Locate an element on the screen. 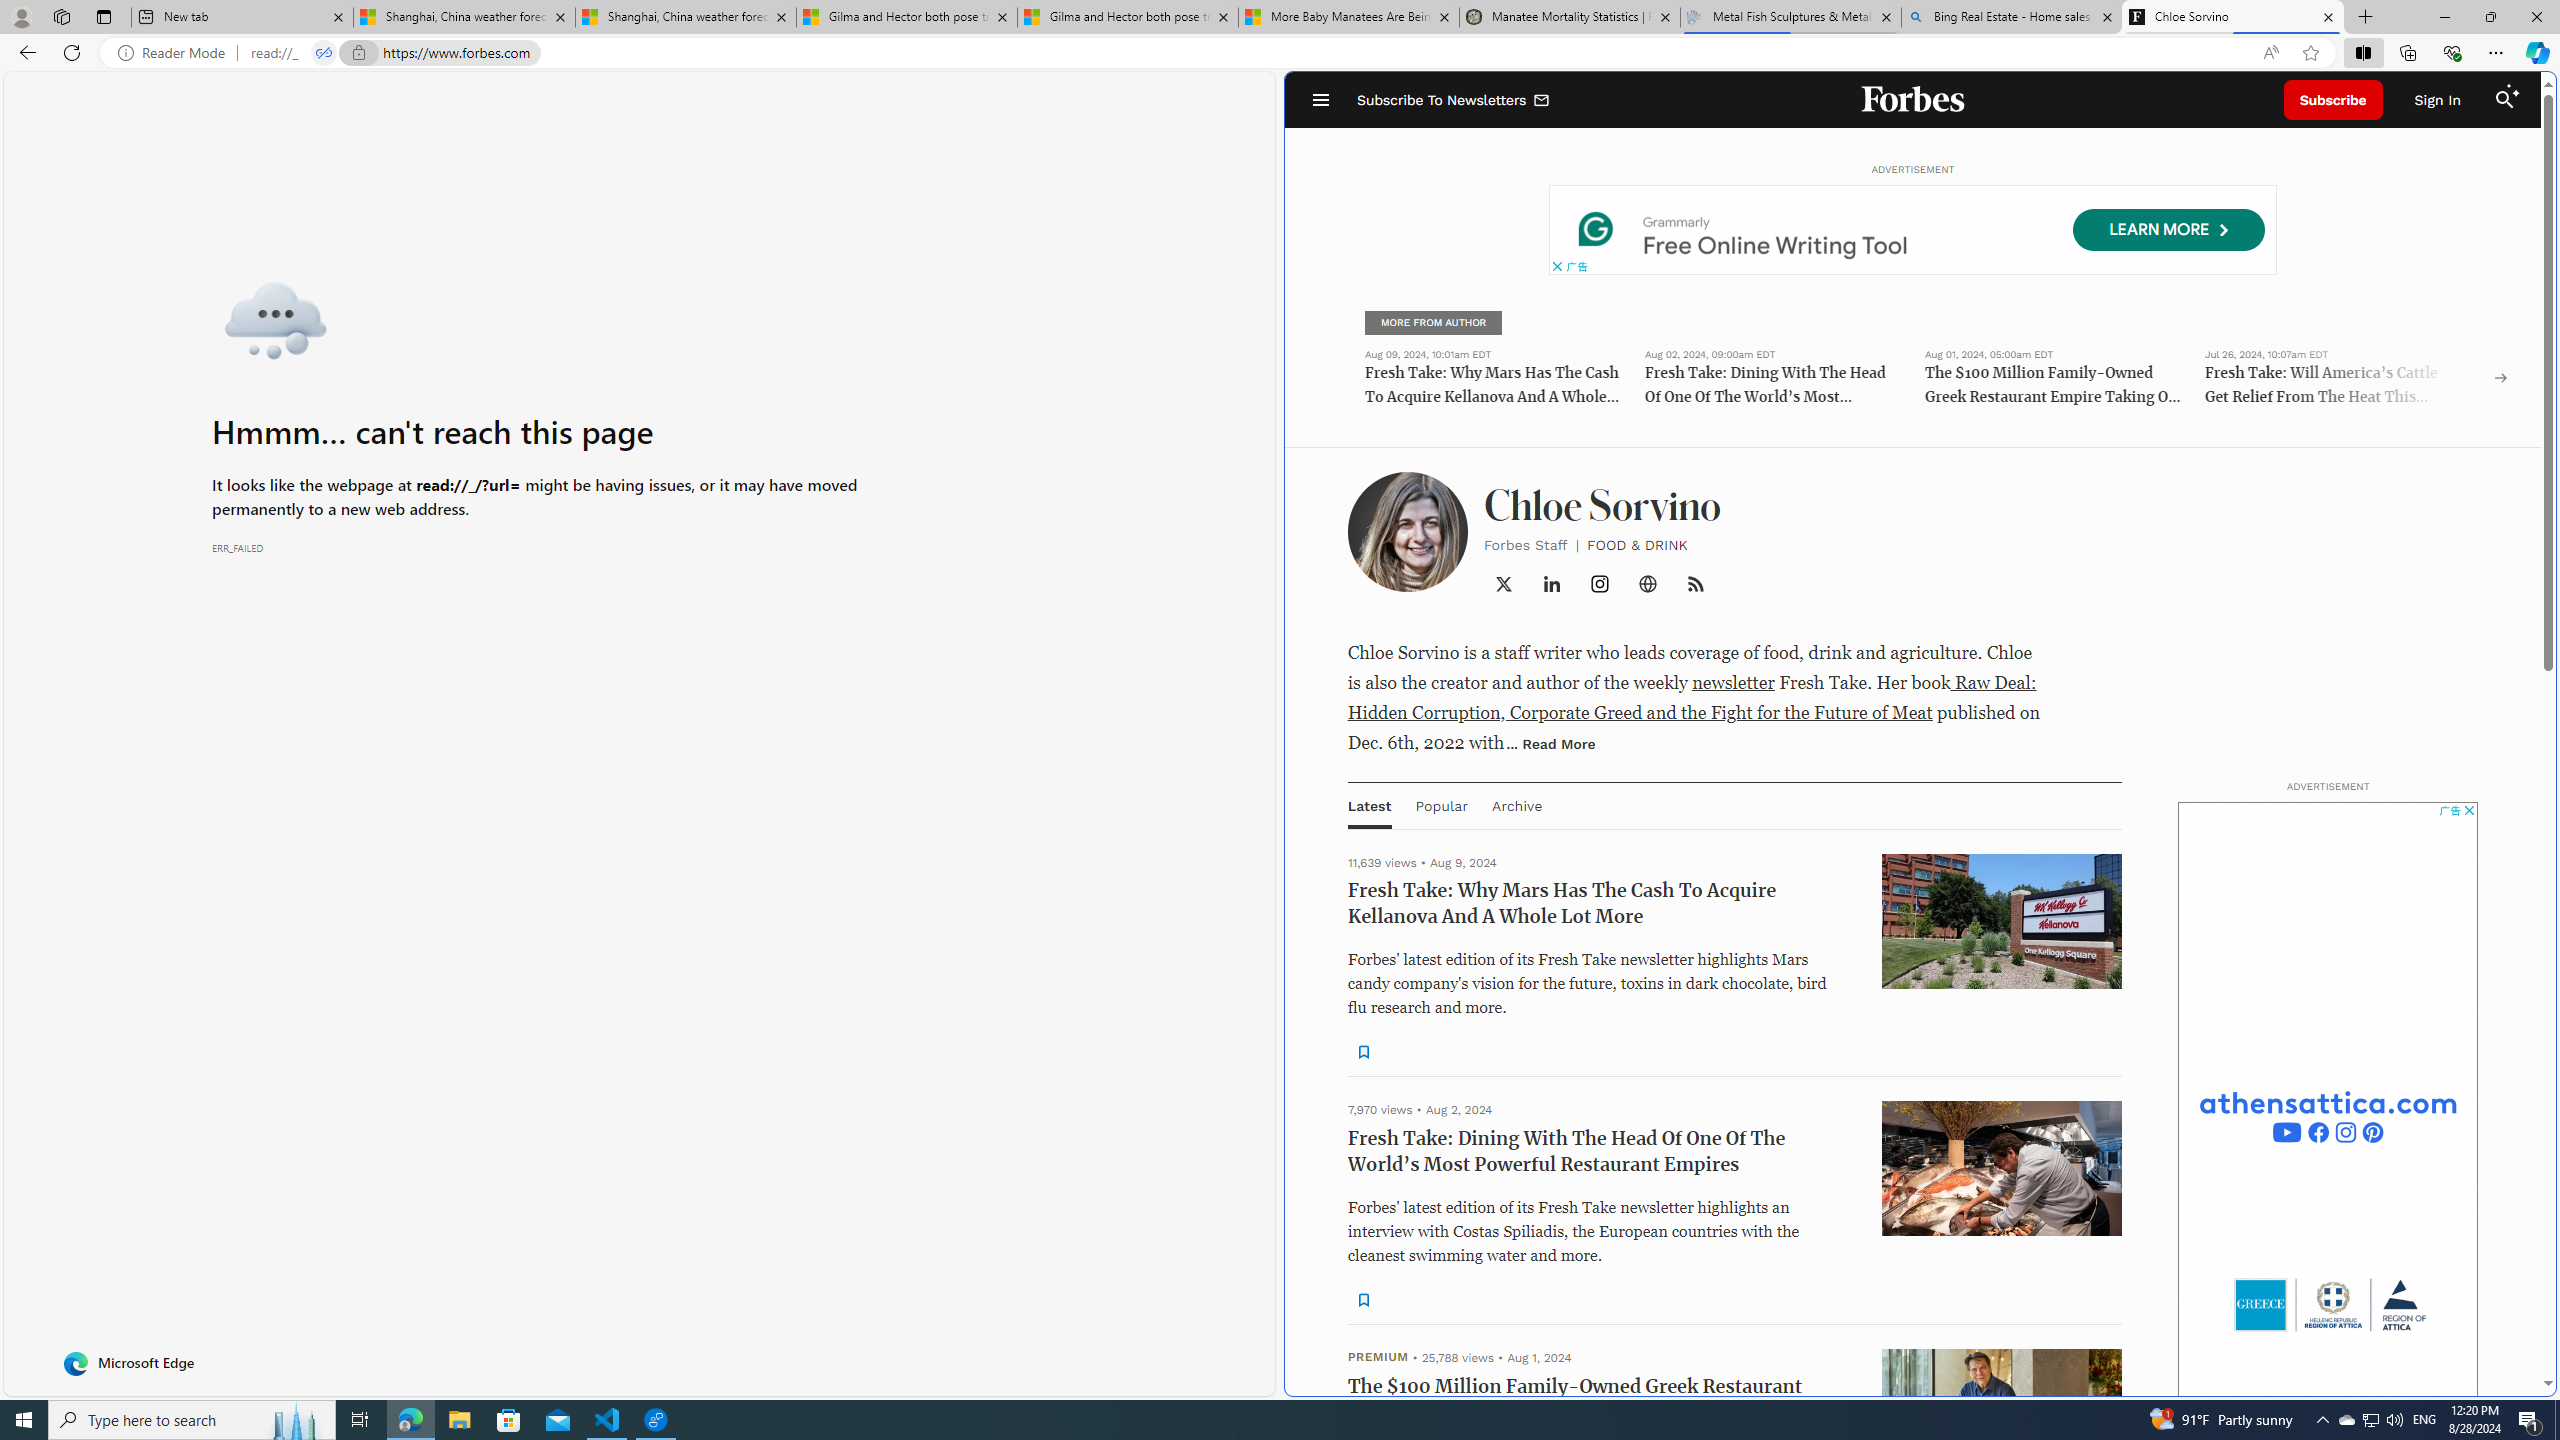 Image resolution: width=2560 pixels, height=1440 pixels. 'Chloe Sorvino' is located at coordinates (2233, 16).